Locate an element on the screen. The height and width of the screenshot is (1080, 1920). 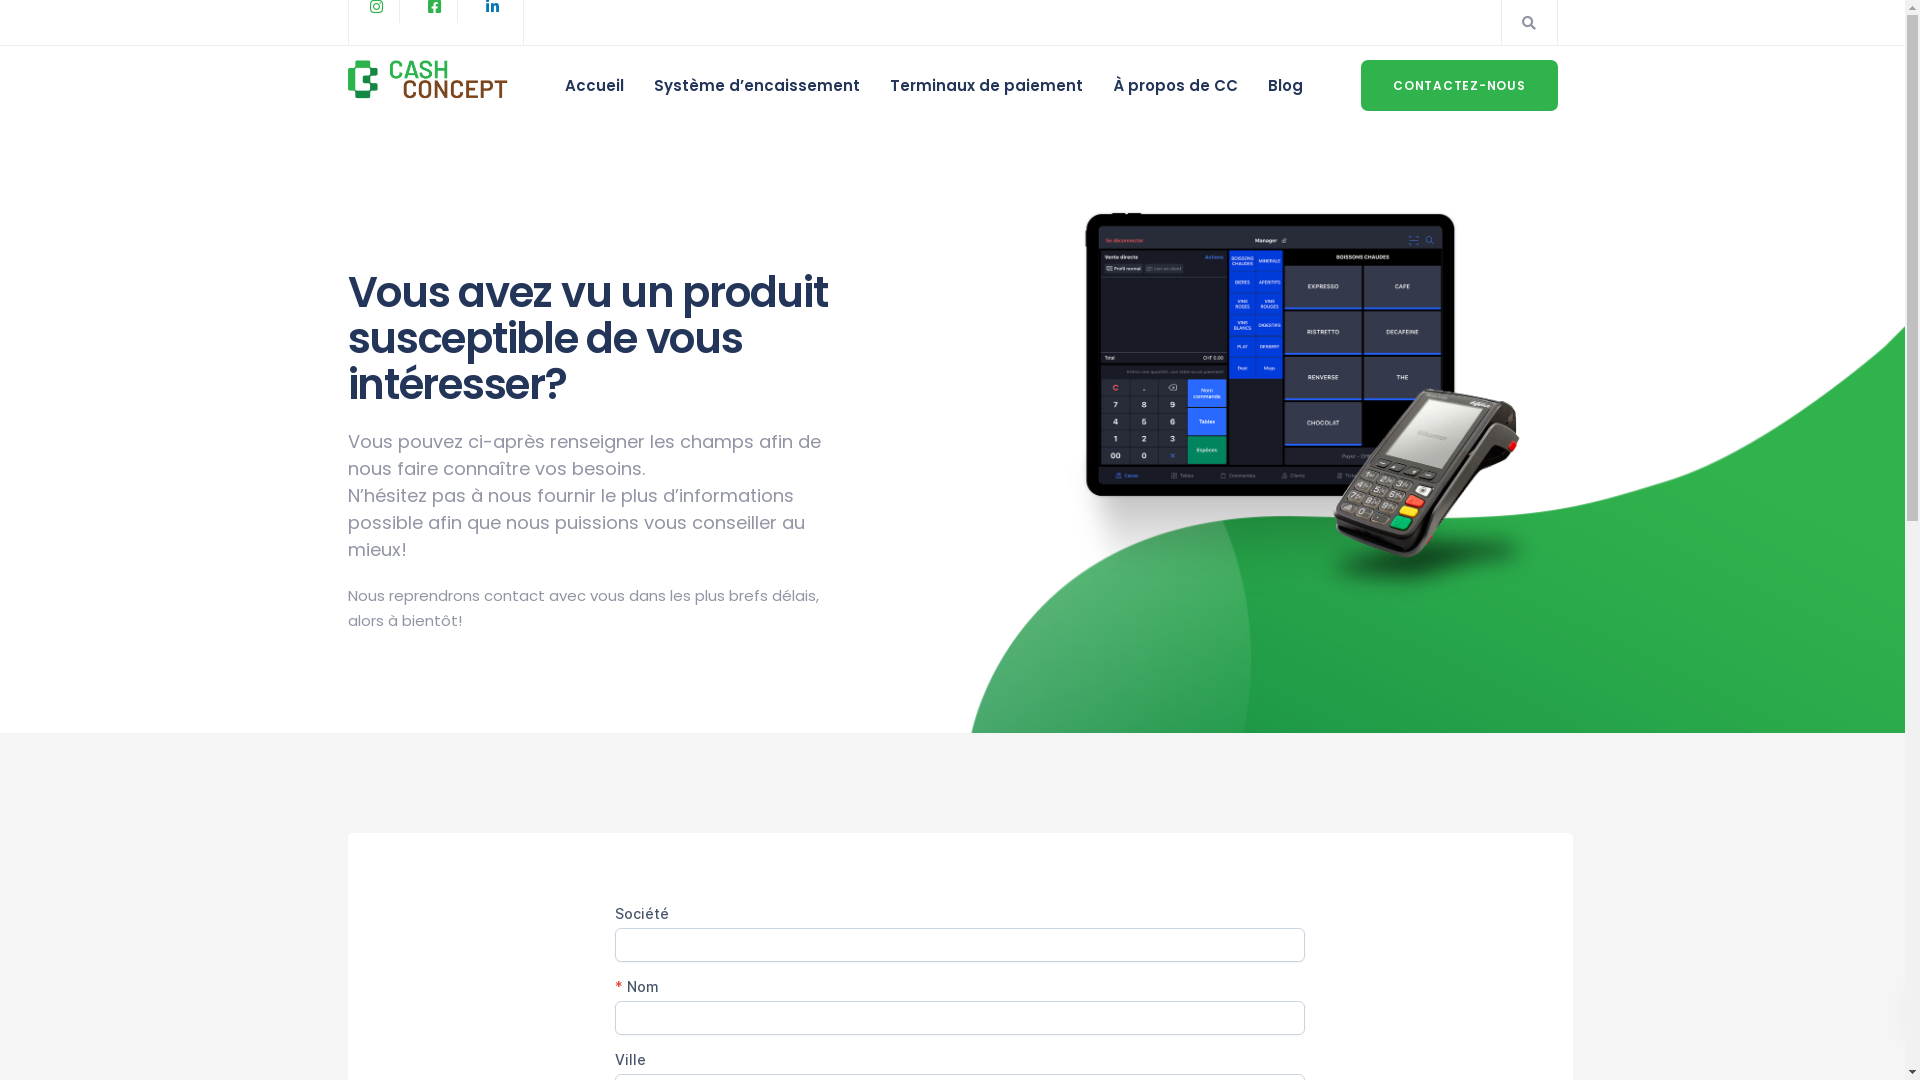
'Blog' is located at coordinates (1285, 84).